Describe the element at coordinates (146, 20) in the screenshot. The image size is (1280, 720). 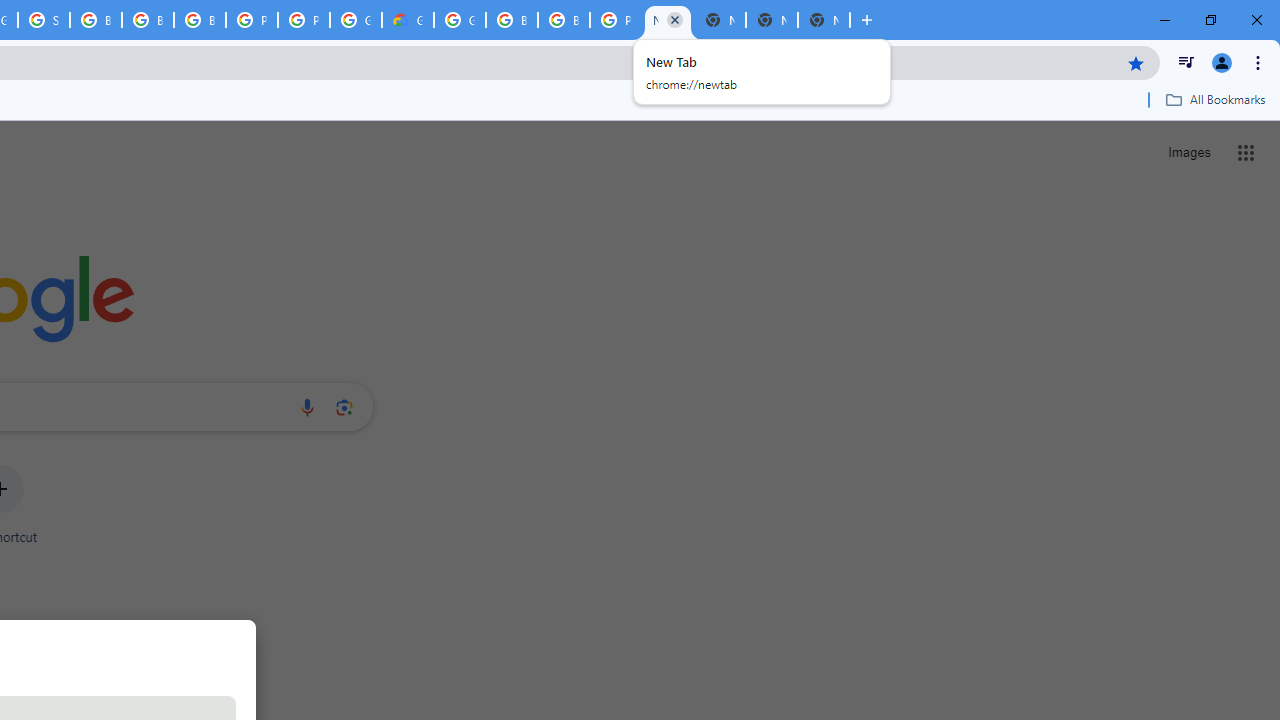
I see `'Browse Chrome as a guest - Computer - Google Chrome Help'` at that location.